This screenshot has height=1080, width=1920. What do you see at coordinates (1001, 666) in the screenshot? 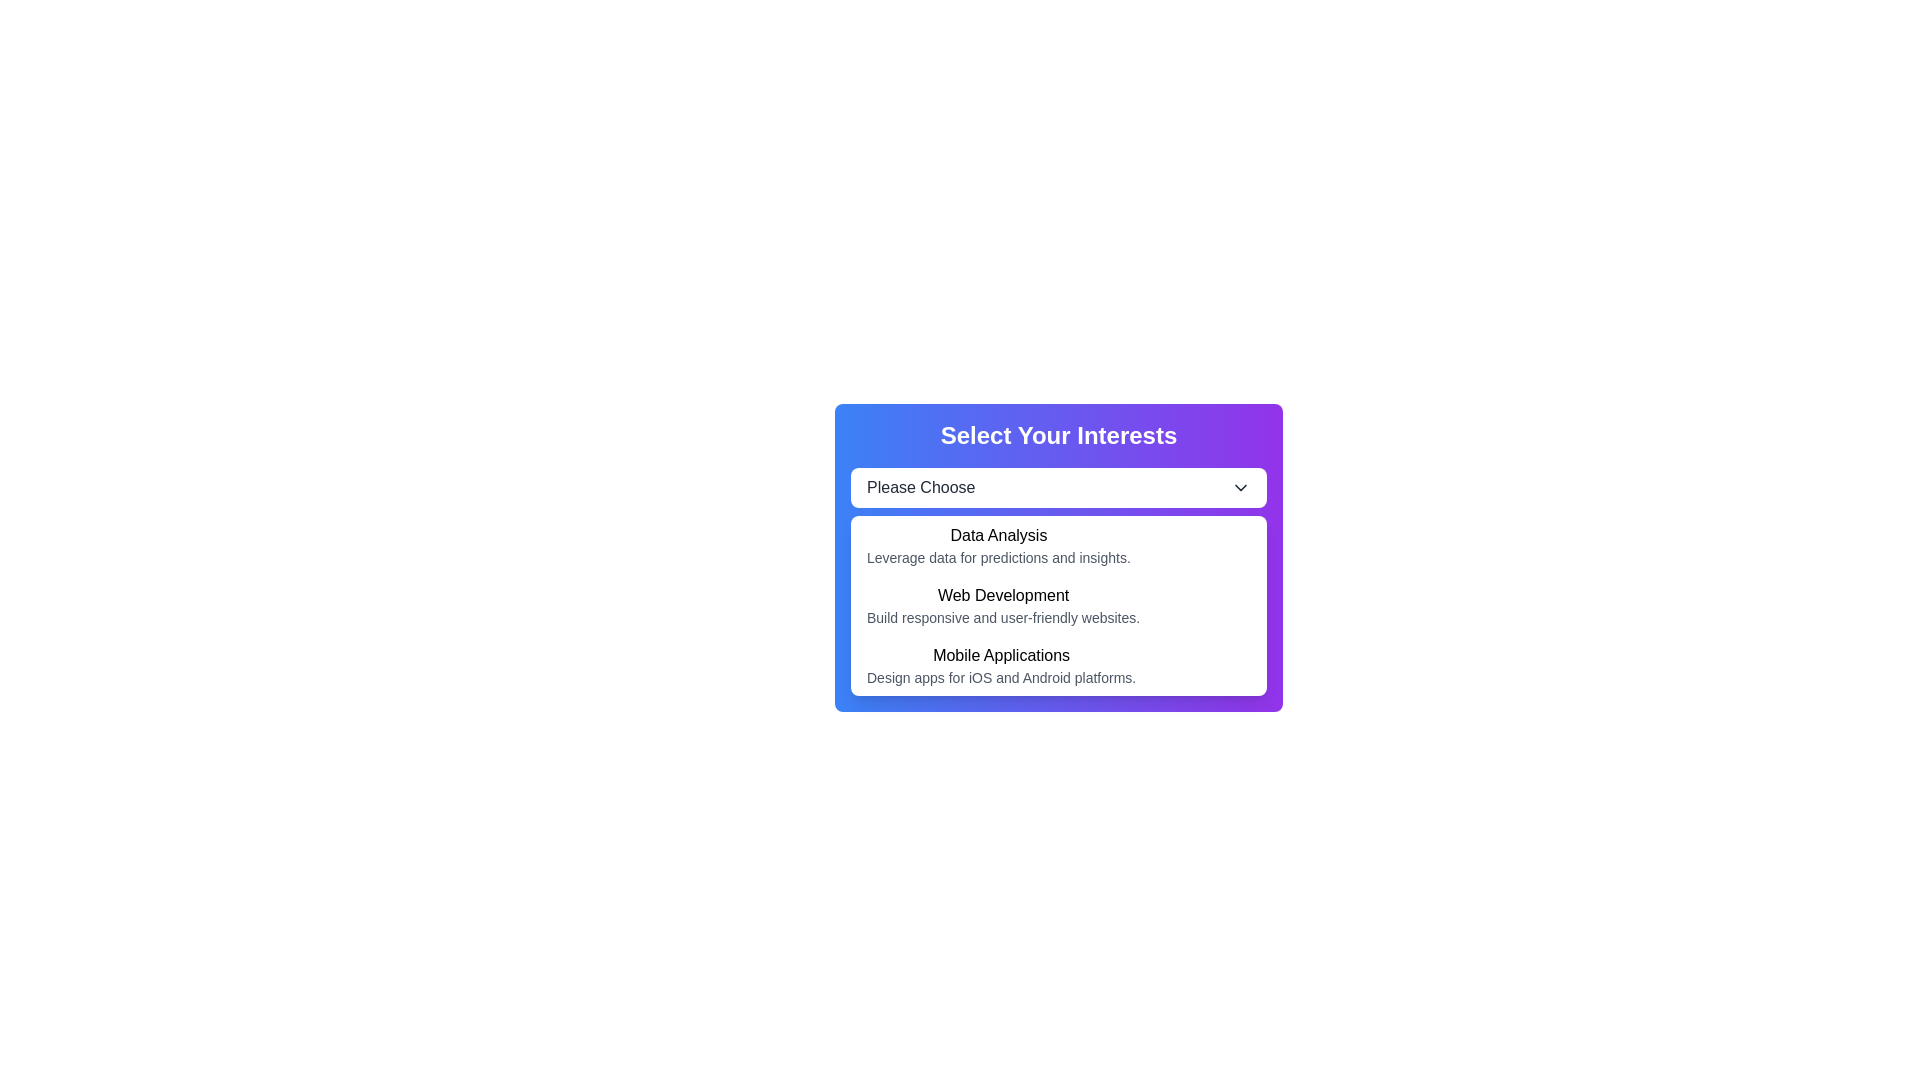
I see `the informational text block titled 'Mobile Applications' that describes the interest option for designing apps for iOS and Android platforms, located as the third item in the list below the 'Select Your Interests' dropdown` at bounding box center [1001, 666].